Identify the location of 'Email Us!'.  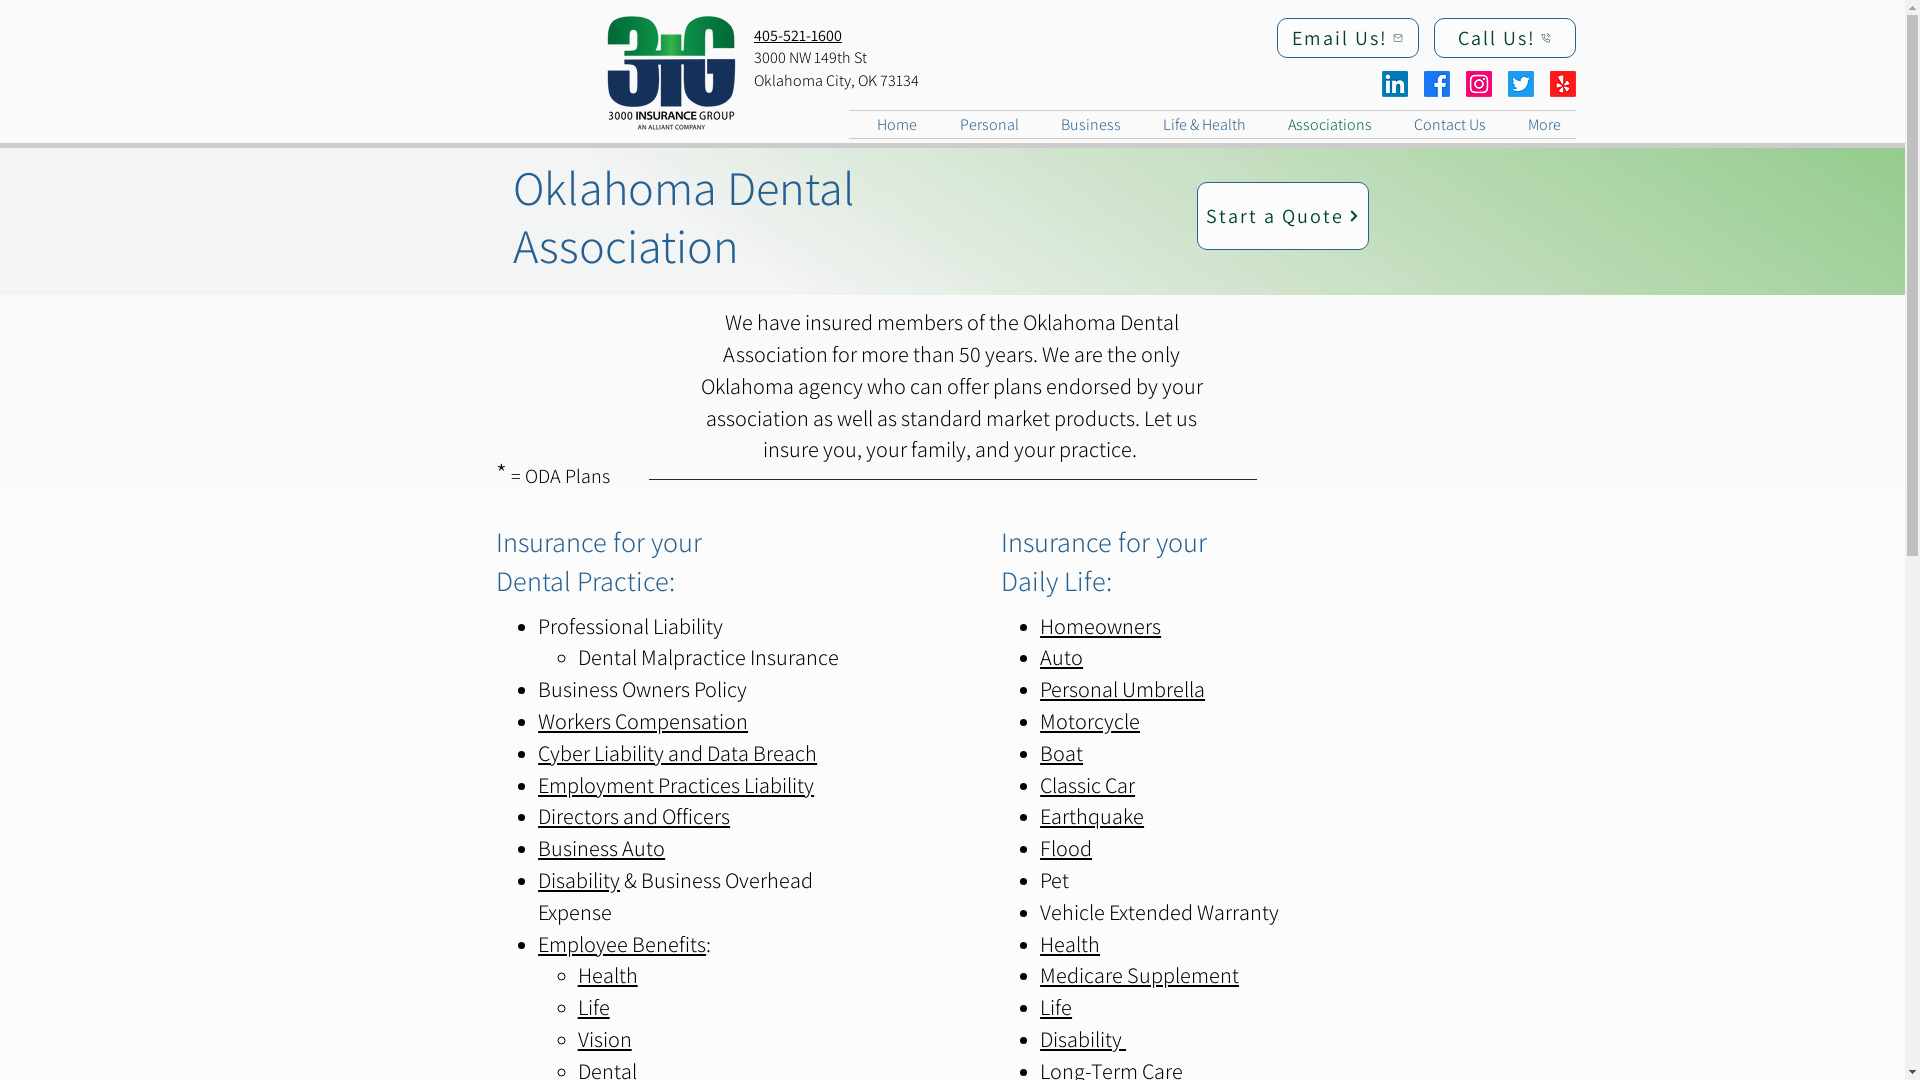
(1348, 38).